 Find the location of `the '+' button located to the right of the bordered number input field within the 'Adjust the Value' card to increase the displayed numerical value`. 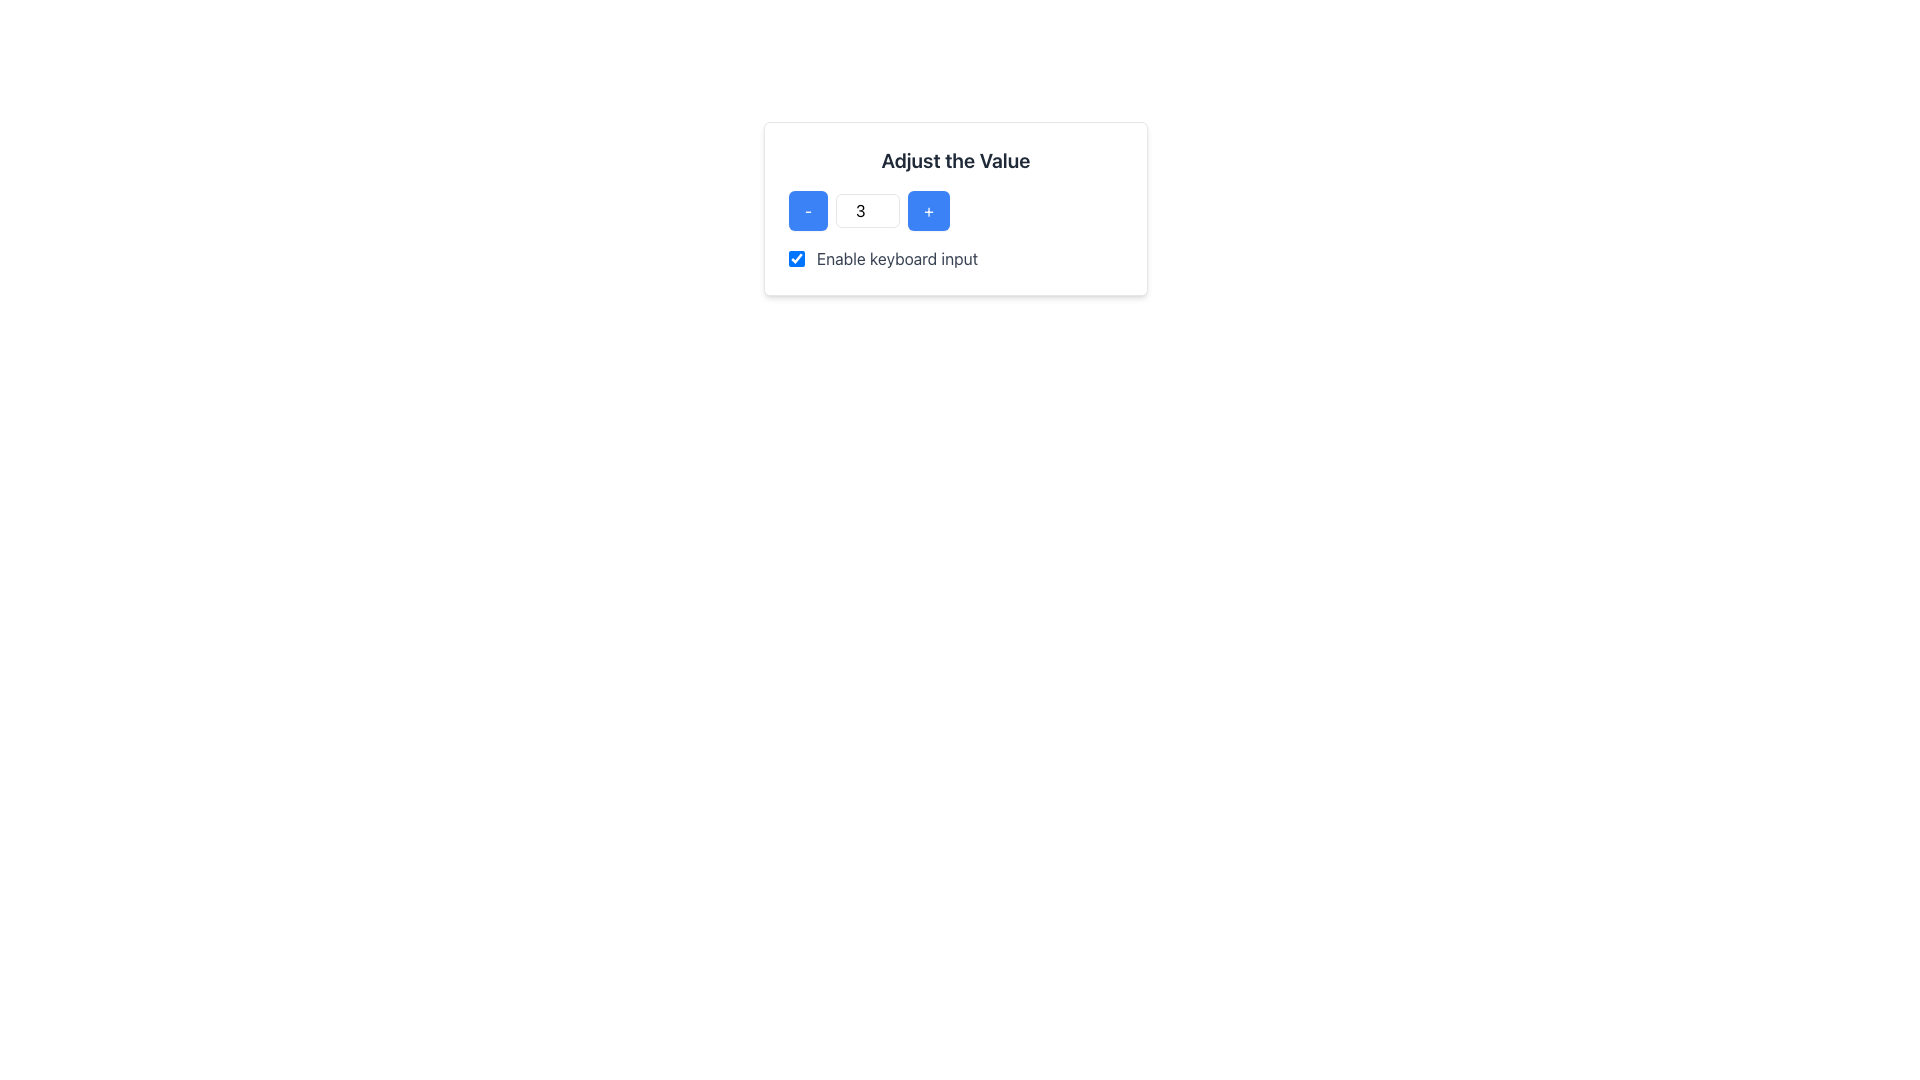

the '+' button located to the right of the bordered number input field within the 'Adjust the Value' card to increase the displayed numerical value is located at coordinates (928, 211).